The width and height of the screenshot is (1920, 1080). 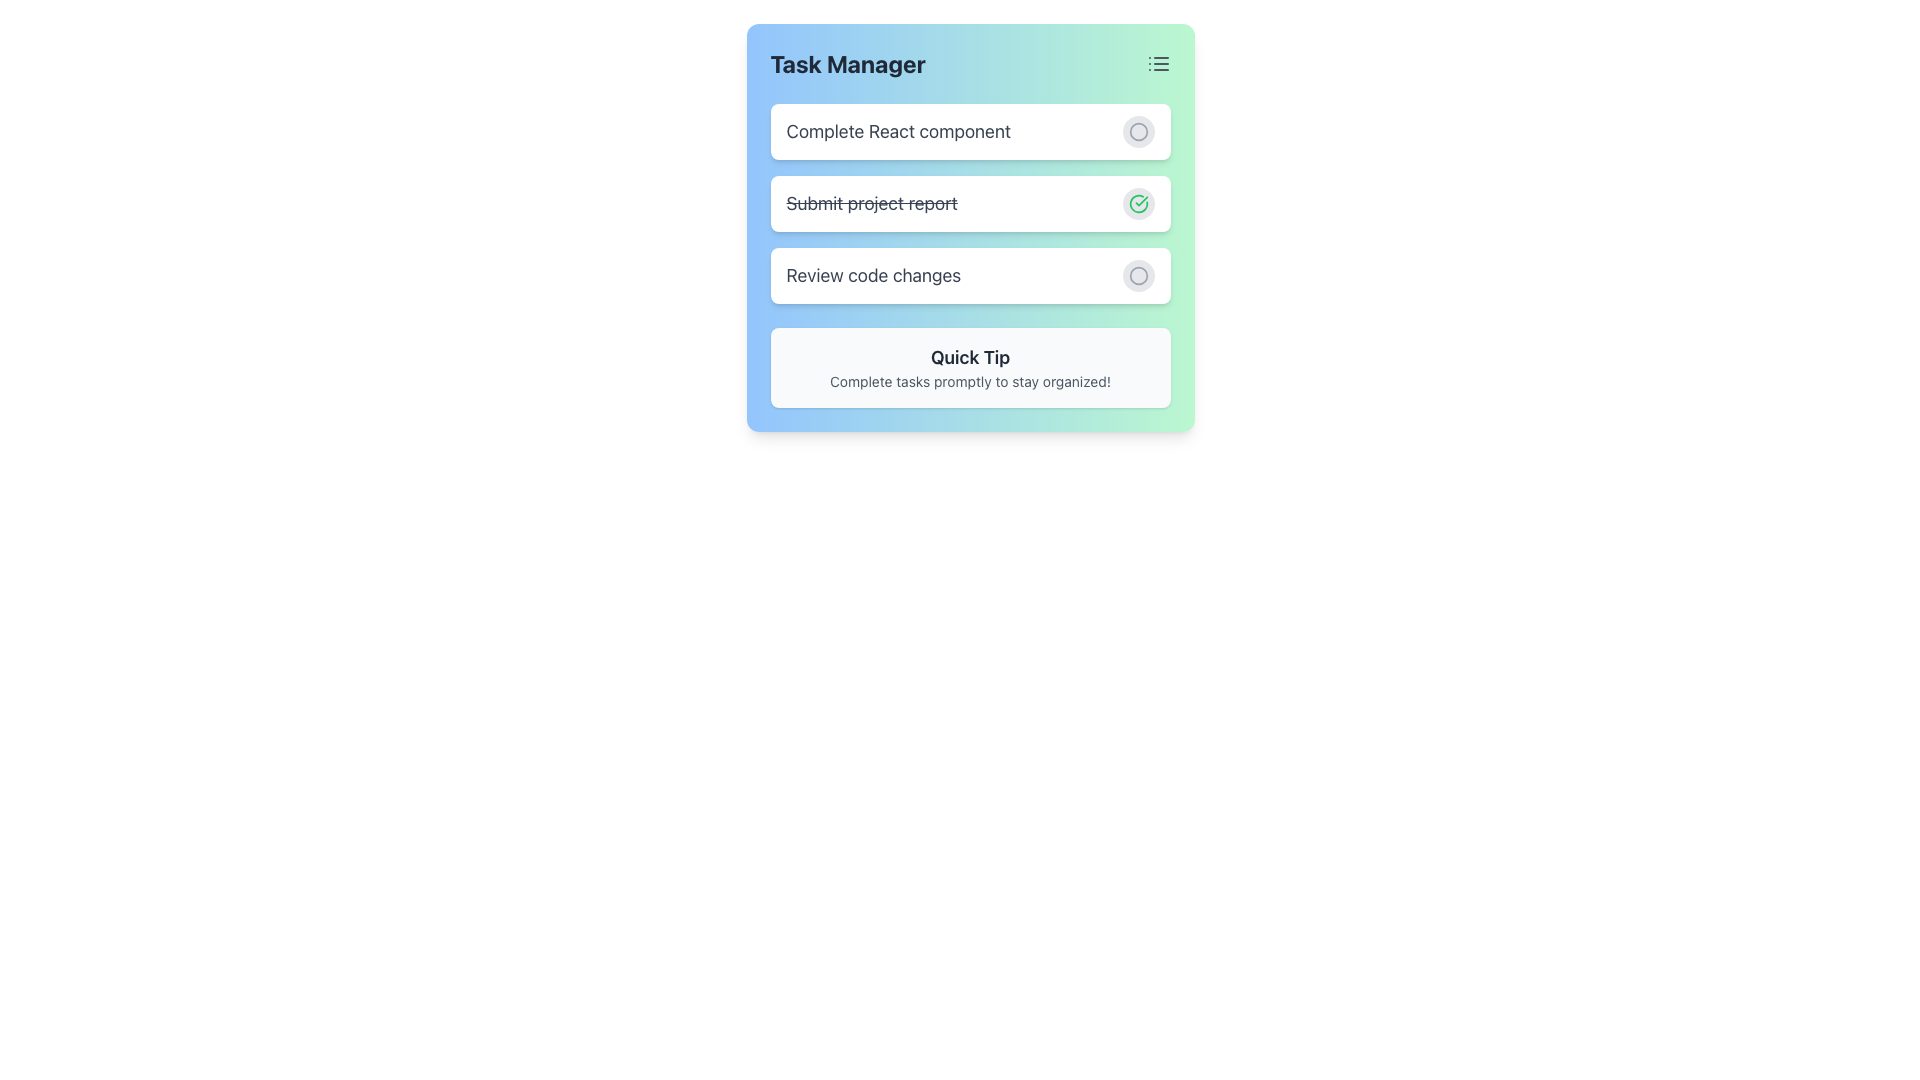 I want to click on the circular button with a gray background that changes to light green when hovered over, which contains a green checkmark icon, located to the right of the strikethrough text 'Submit project report', so click(x=1138, y=204).